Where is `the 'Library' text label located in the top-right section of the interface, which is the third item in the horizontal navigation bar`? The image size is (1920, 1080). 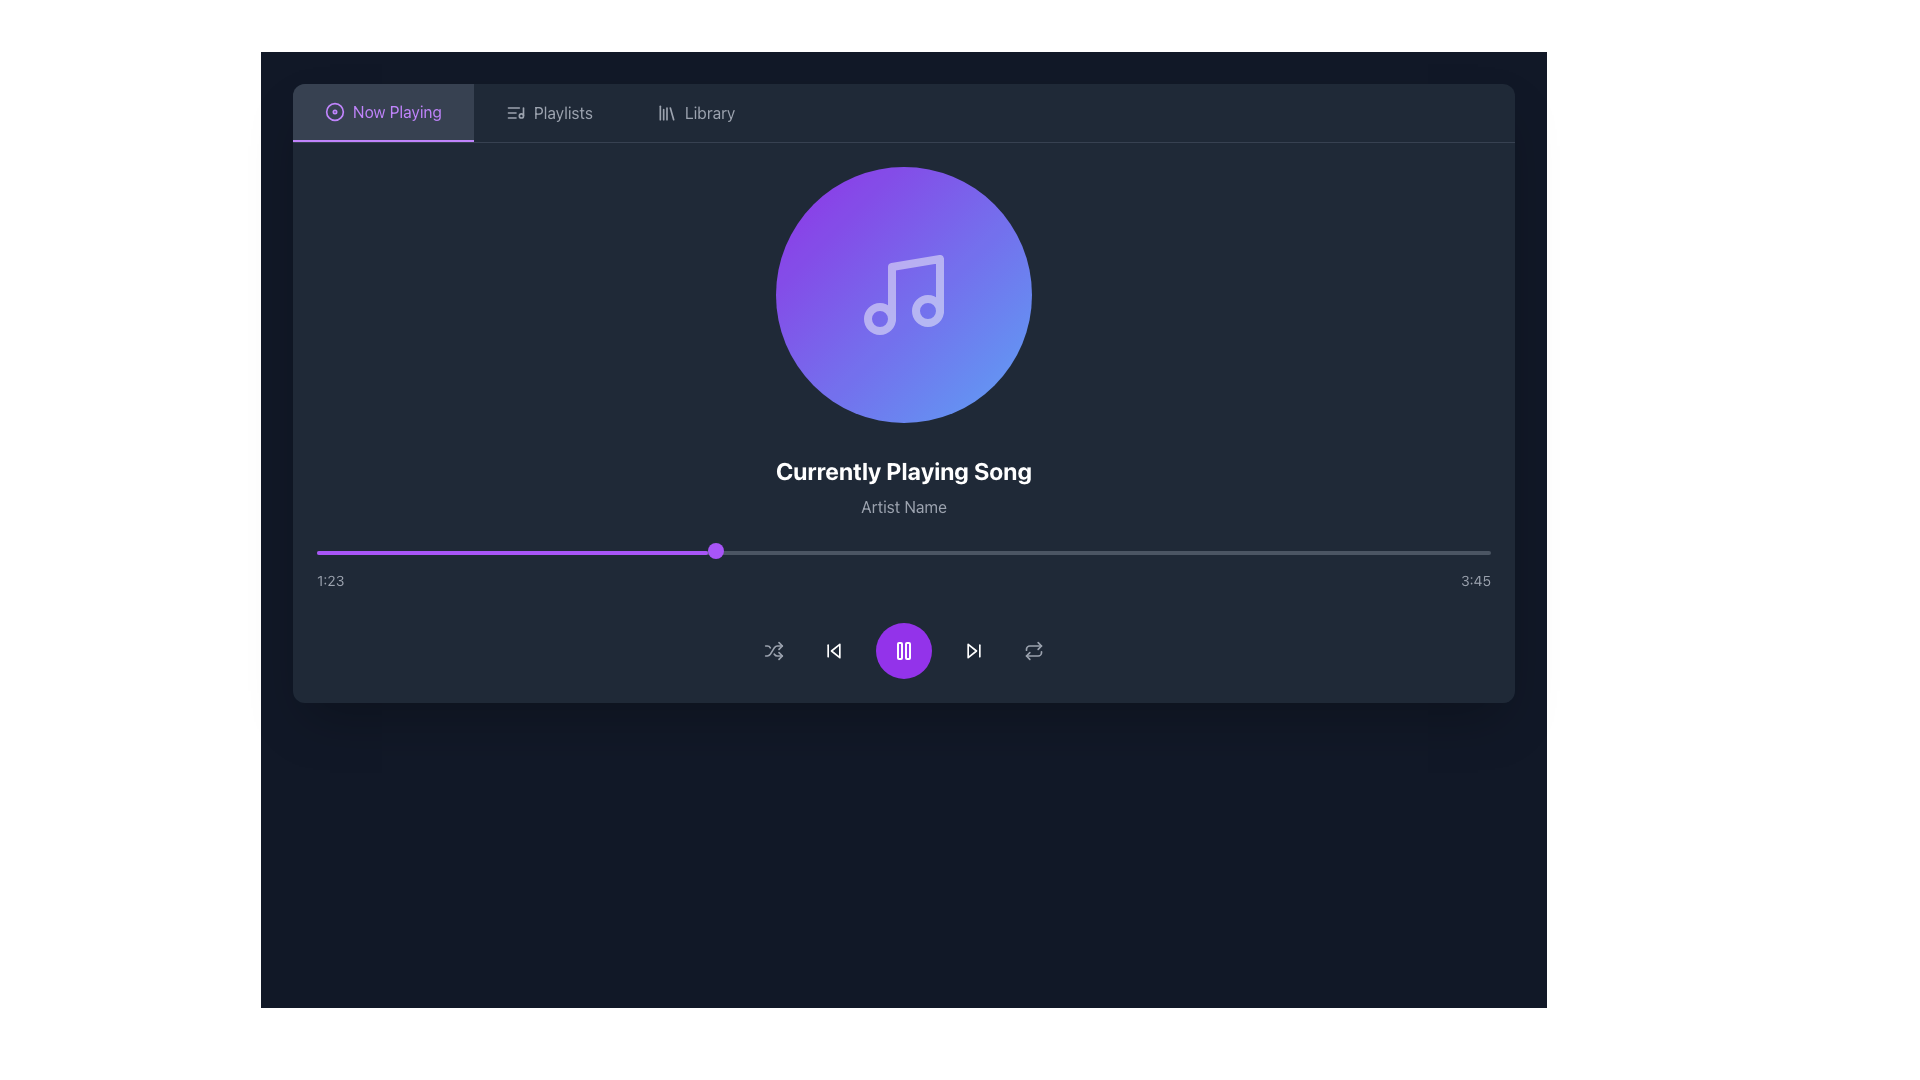
the 'Library' text label located in the top-right section of the interface, which is the third item in the horizontal navigation bar is located at coordinates (710, 112).